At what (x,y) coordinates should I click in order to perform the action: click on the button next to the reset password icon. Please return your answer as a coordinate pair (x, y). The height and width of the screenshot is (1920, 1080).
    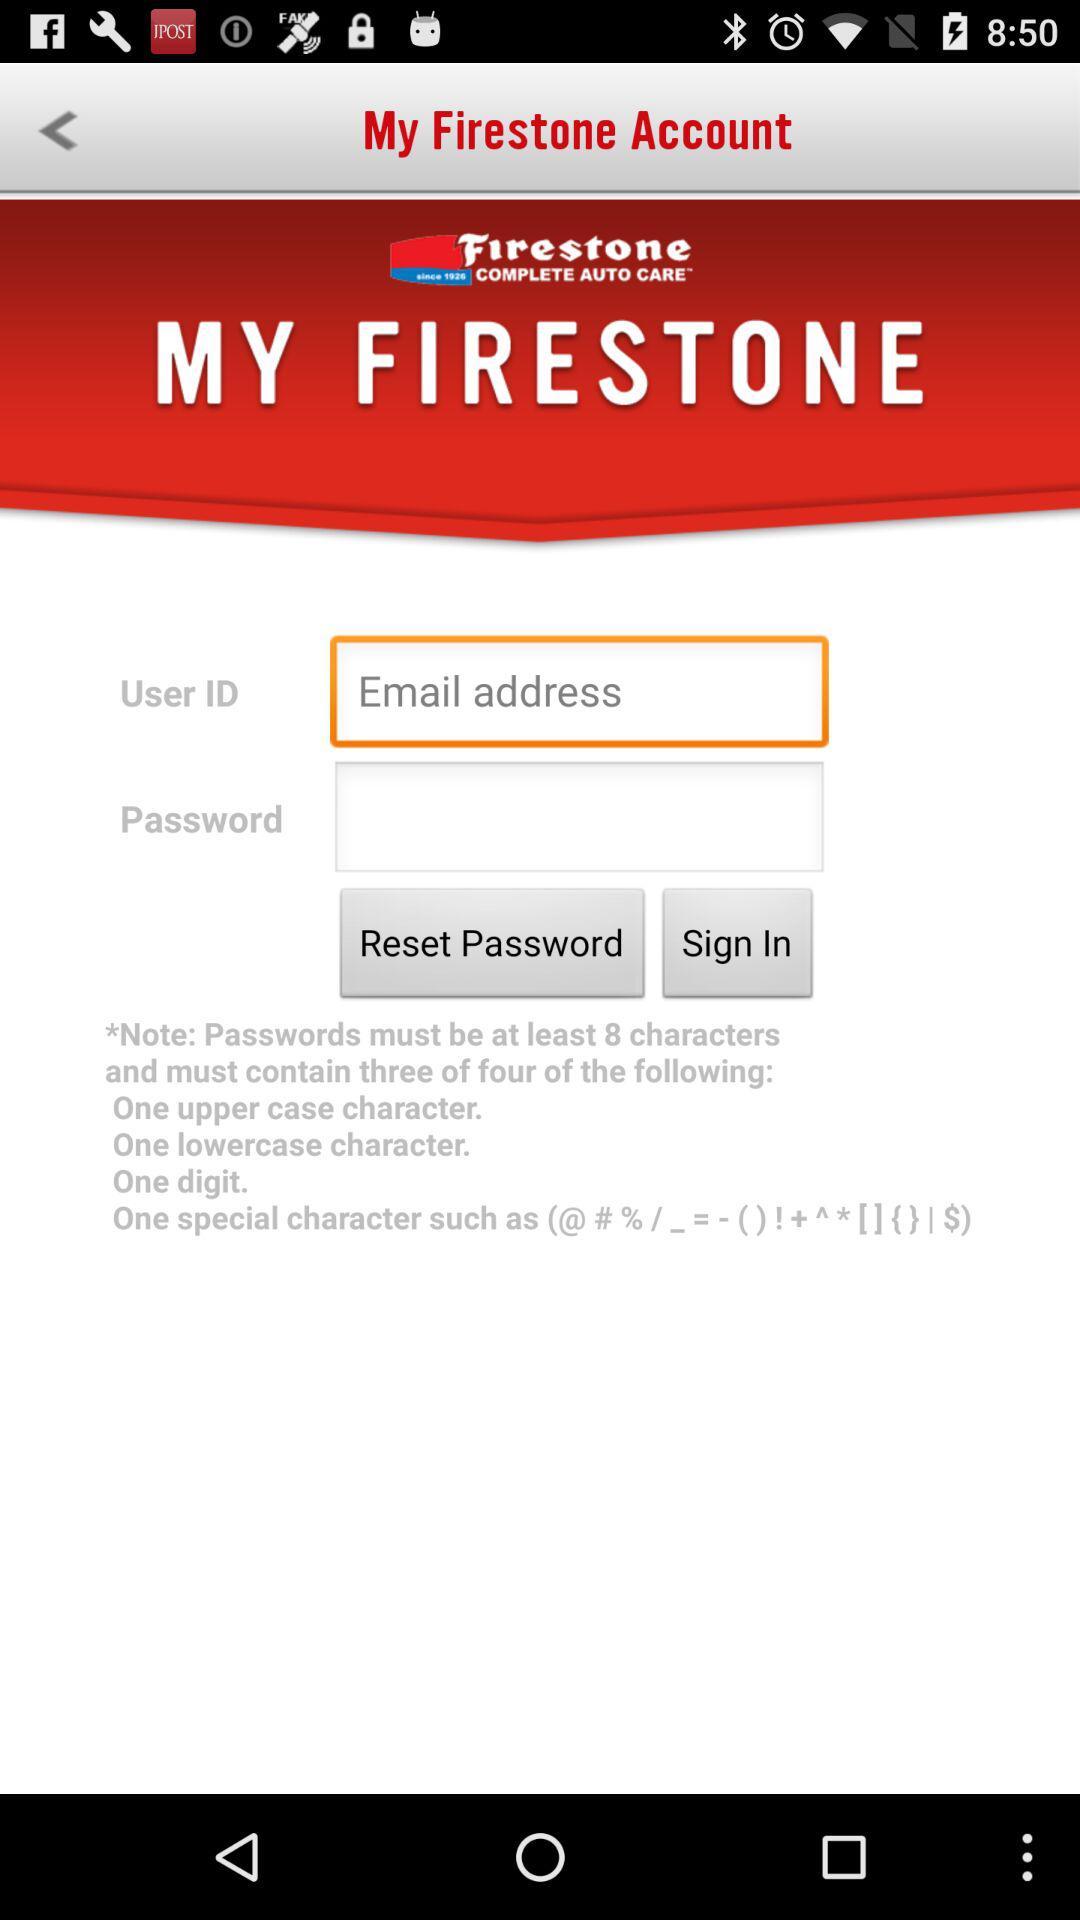
    Looking at the image, I should click on (737, 947).